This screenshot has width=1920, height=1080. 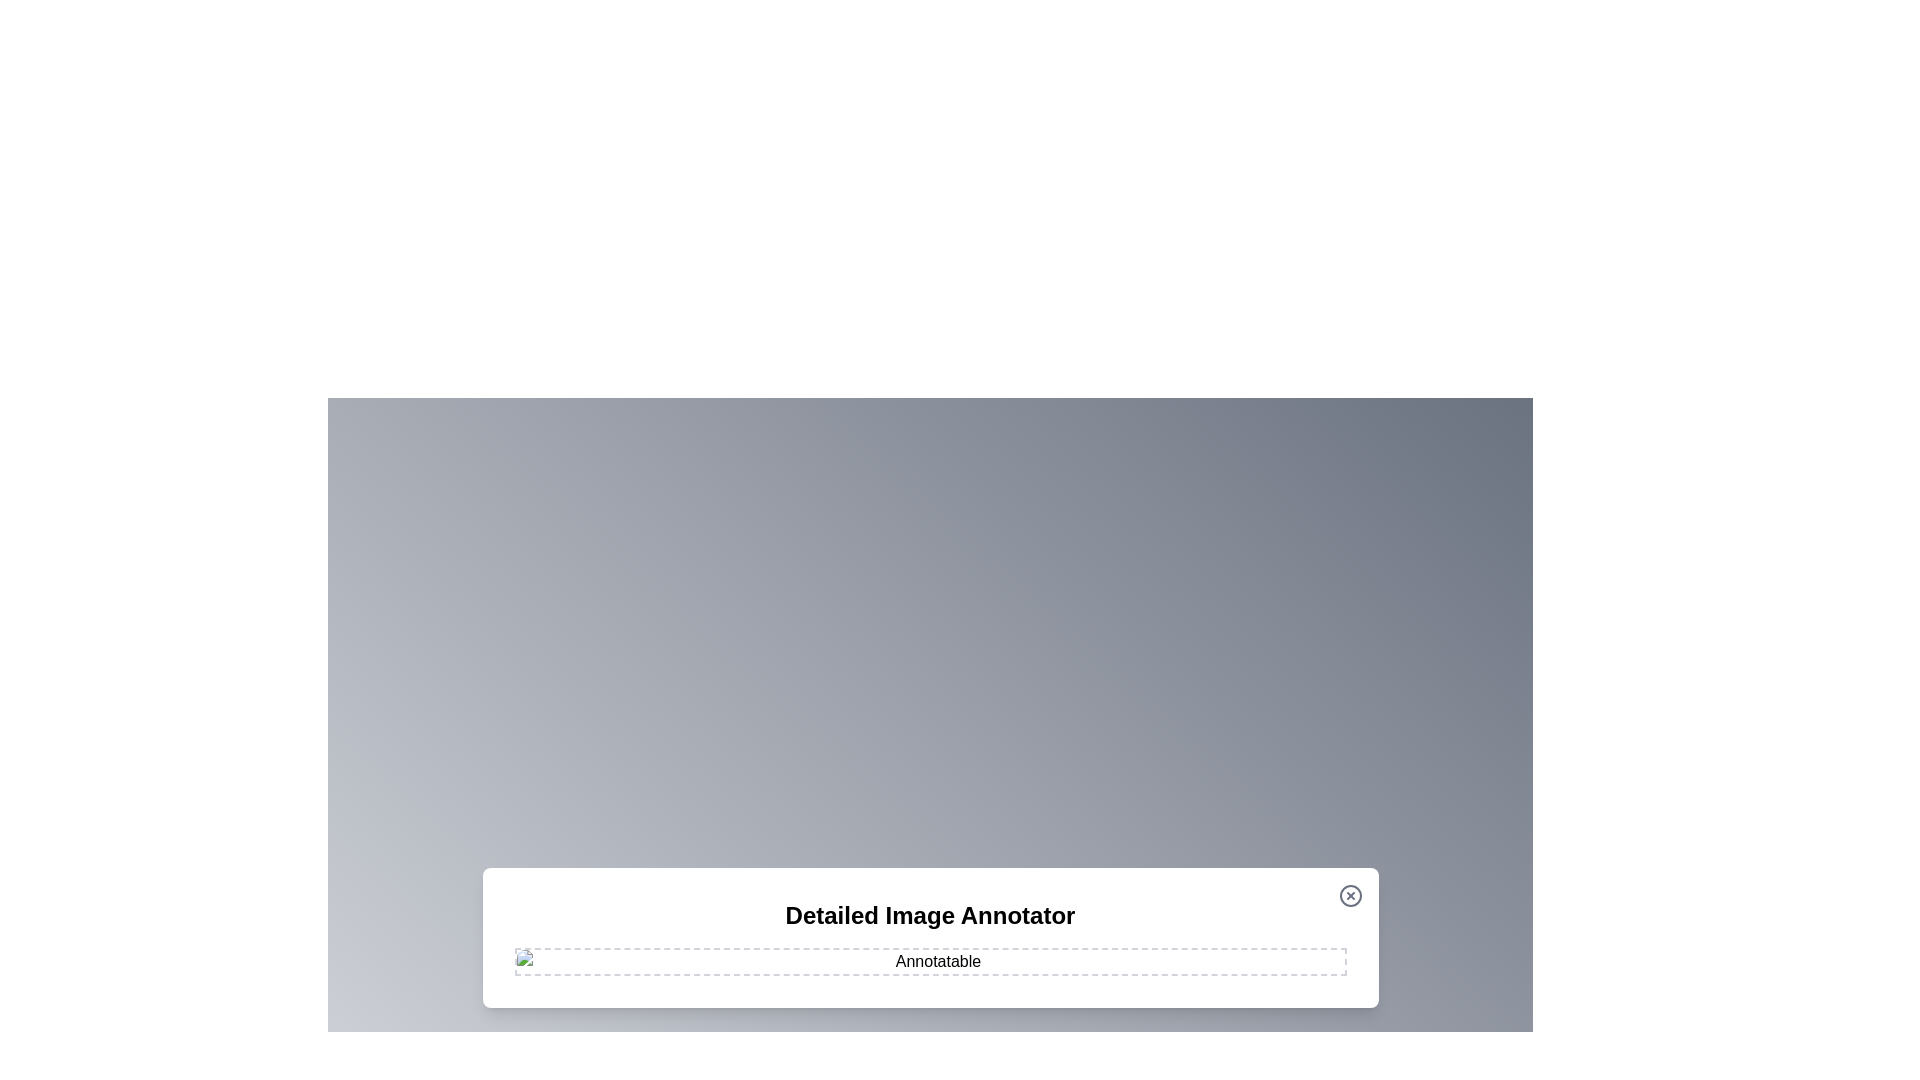 What do you see at coordinates (1157, 962) in the screenshot?
I see `the image at coordinates (1158, 963) to add an annotation` at bounding box center [1157, 962].